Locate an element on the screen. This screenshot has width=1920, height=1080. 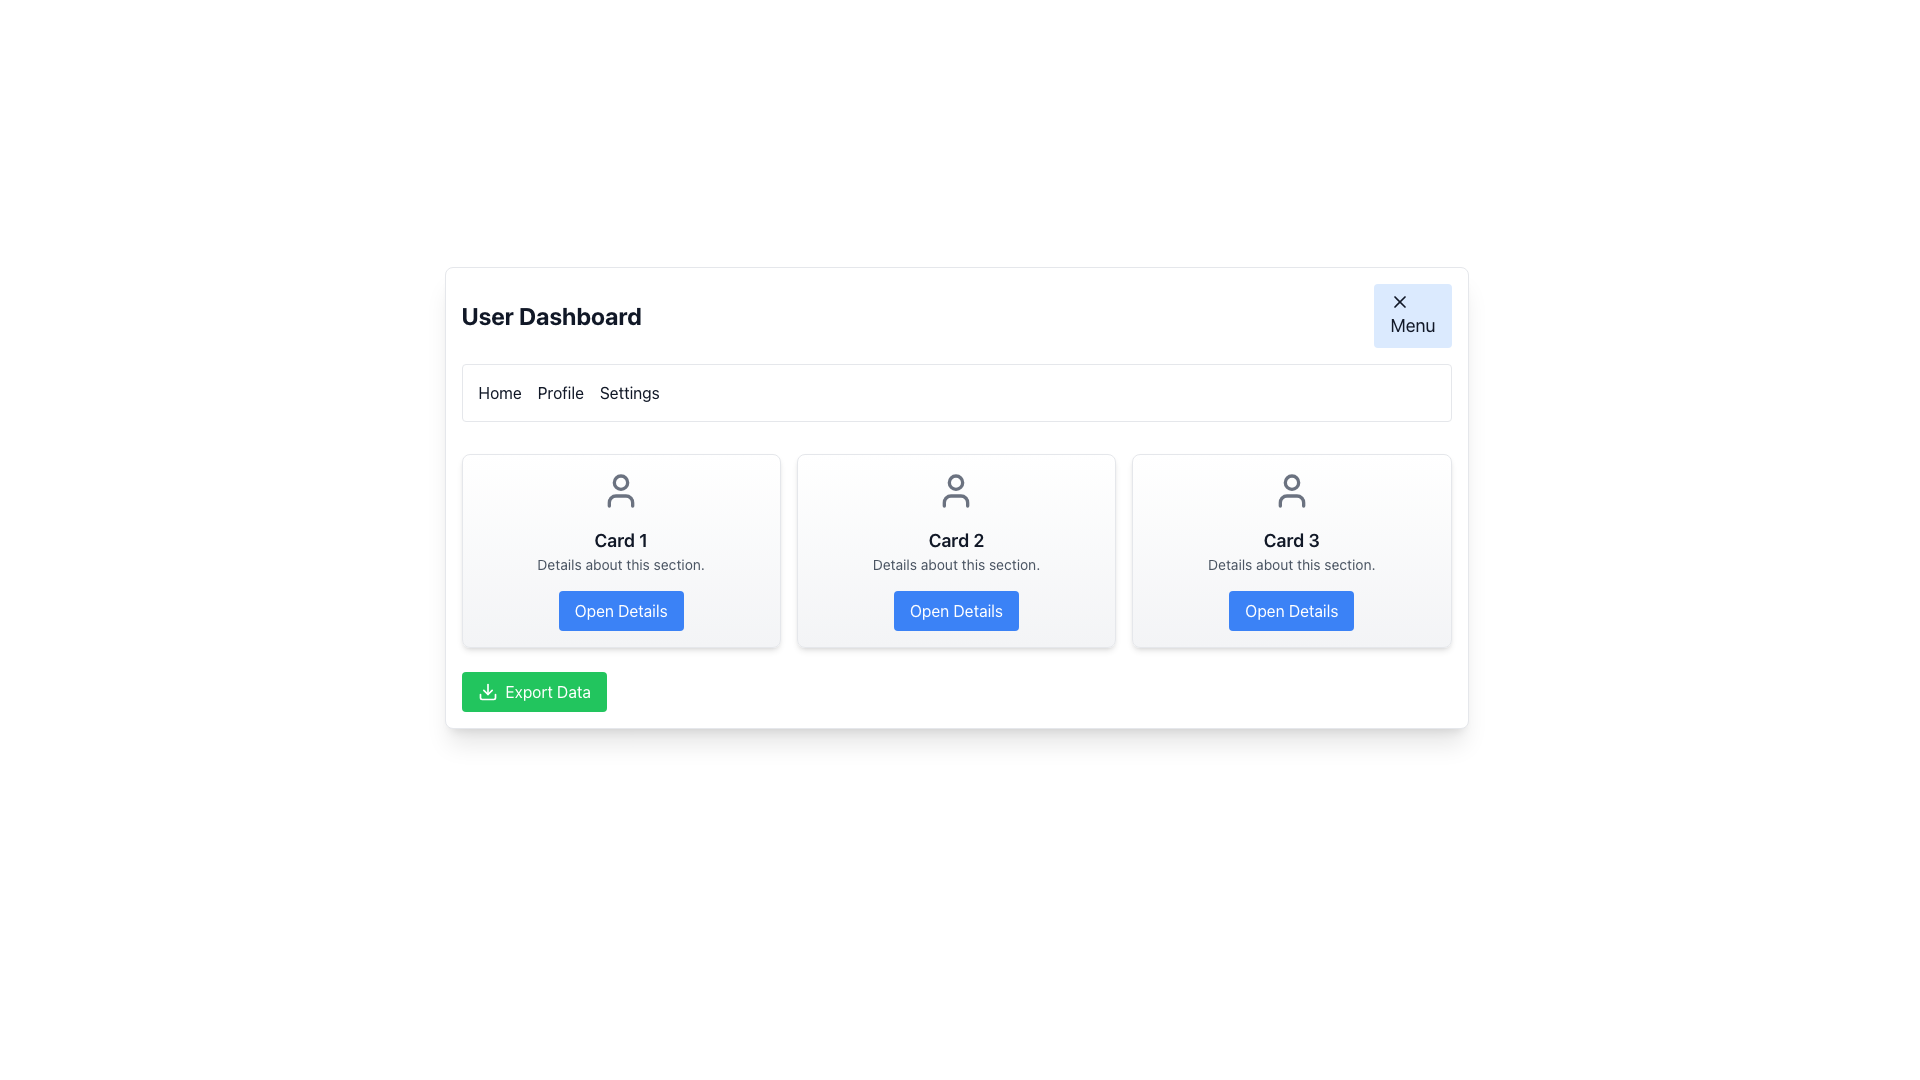
the SVG Icon representing the download or export feature located within the green 'Export Data' button at the bottom-left corner of the main content area is located at coordinates (487, 690).